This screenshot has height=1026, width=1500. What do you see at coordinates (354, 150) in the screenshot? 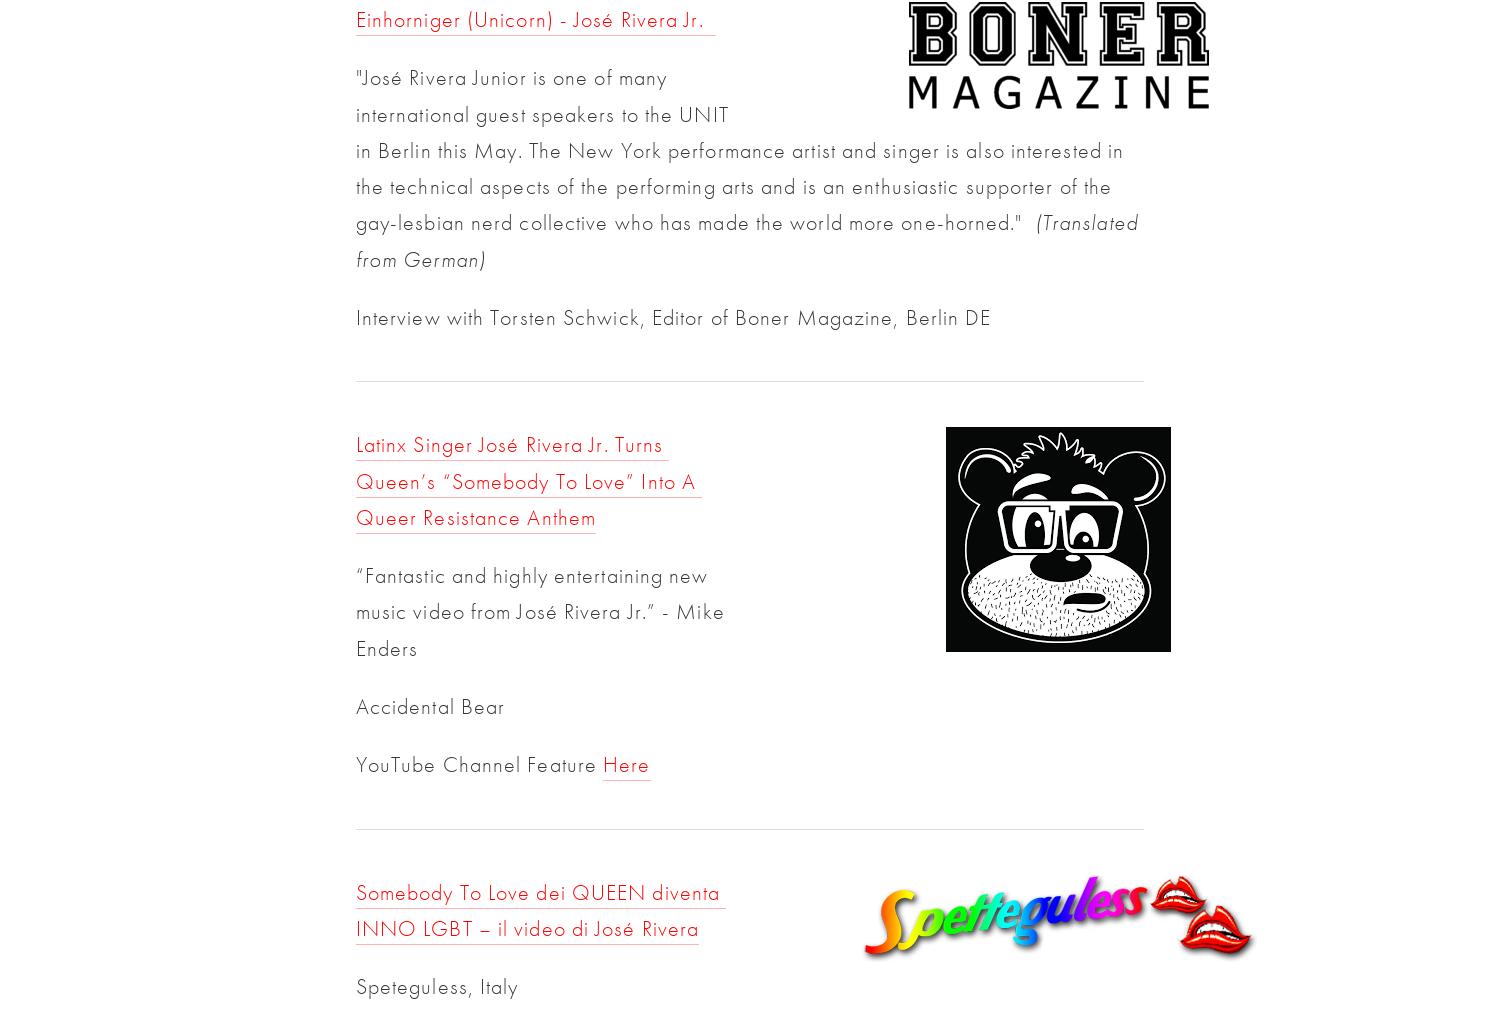
I see `'"José Rivera Junior is one of many international guest speakers to the UNIT in Berlin this May. The New York performance artist and singer is also interested in the technical aspects of the performing arts and is an enthusiastic supporter of the gay-lesbian nerd collective who has made the world more one-horned."'` at bounding box center [354, 150].